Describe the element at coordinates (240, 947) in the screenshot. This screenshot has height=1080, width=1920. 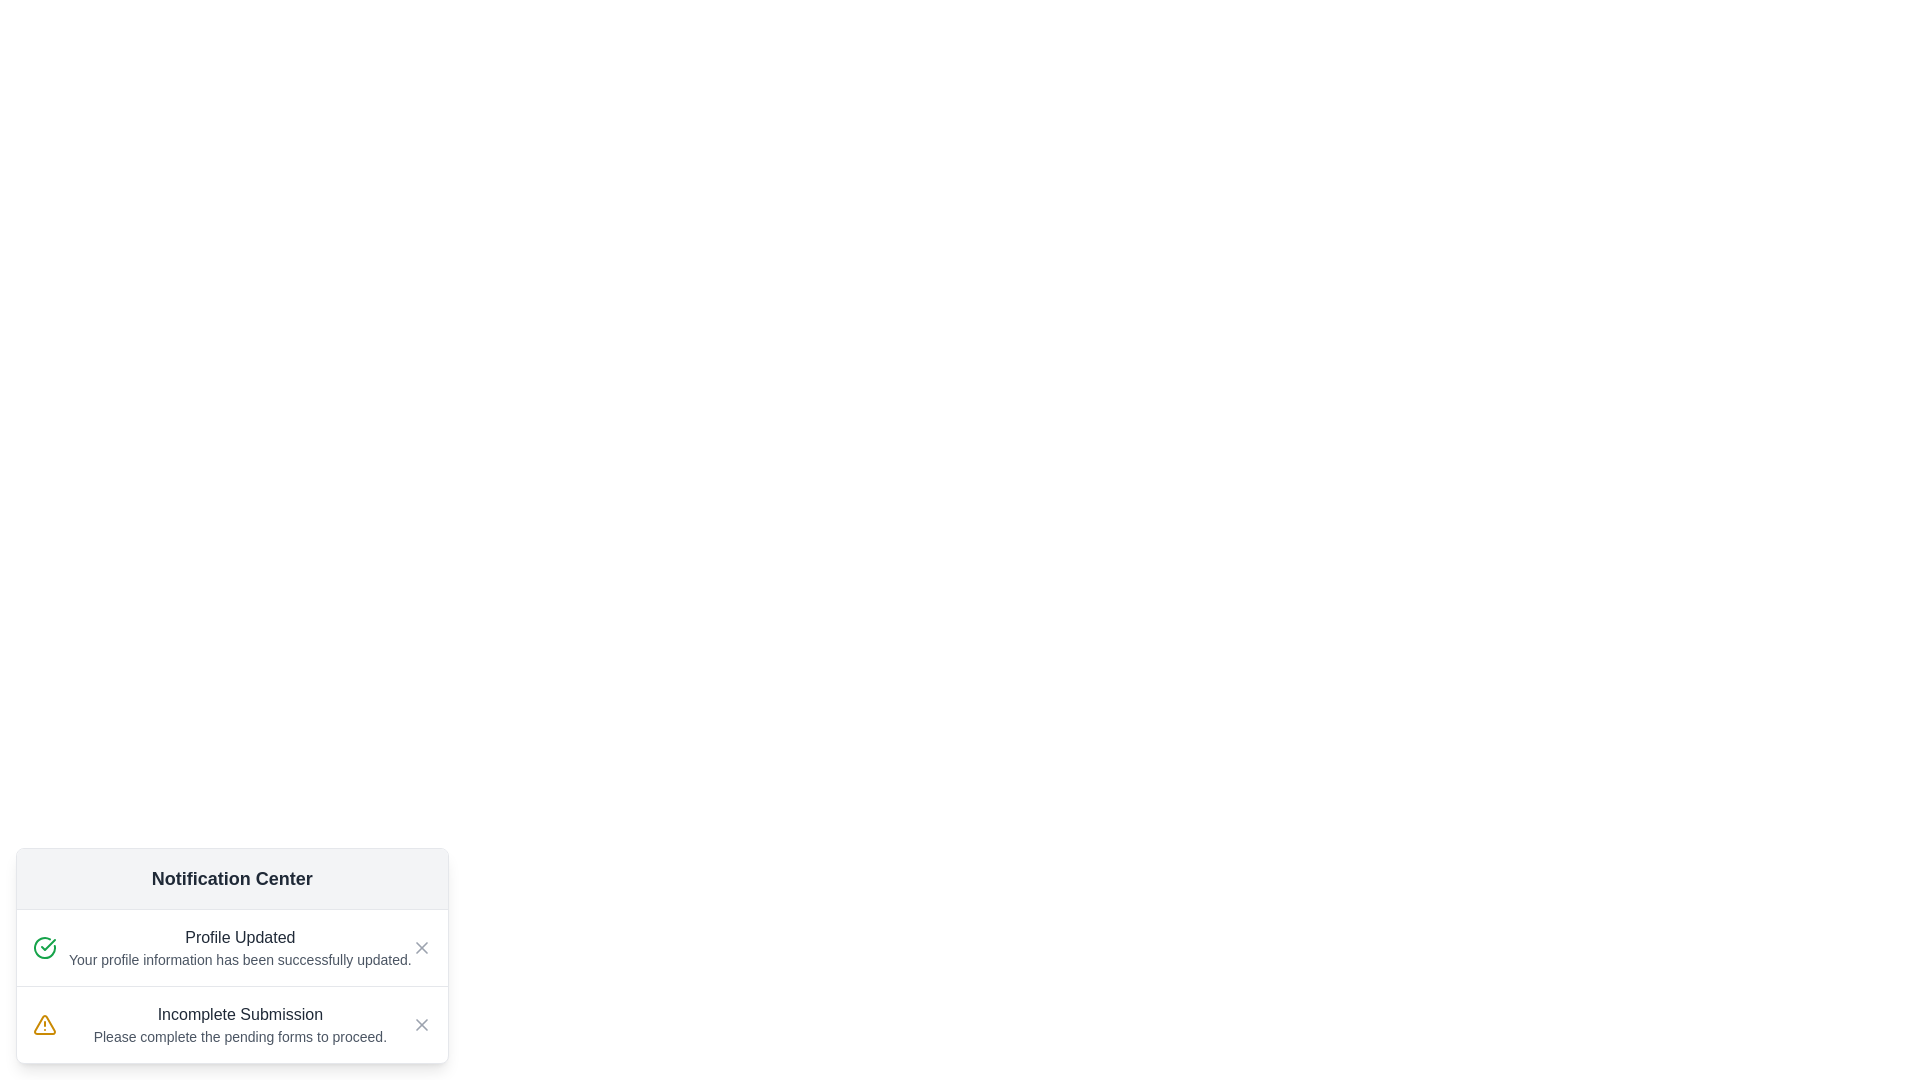
I see `the notification message that indicates successful profile update, located above the 'Incomplete Submission' notification` at that location.